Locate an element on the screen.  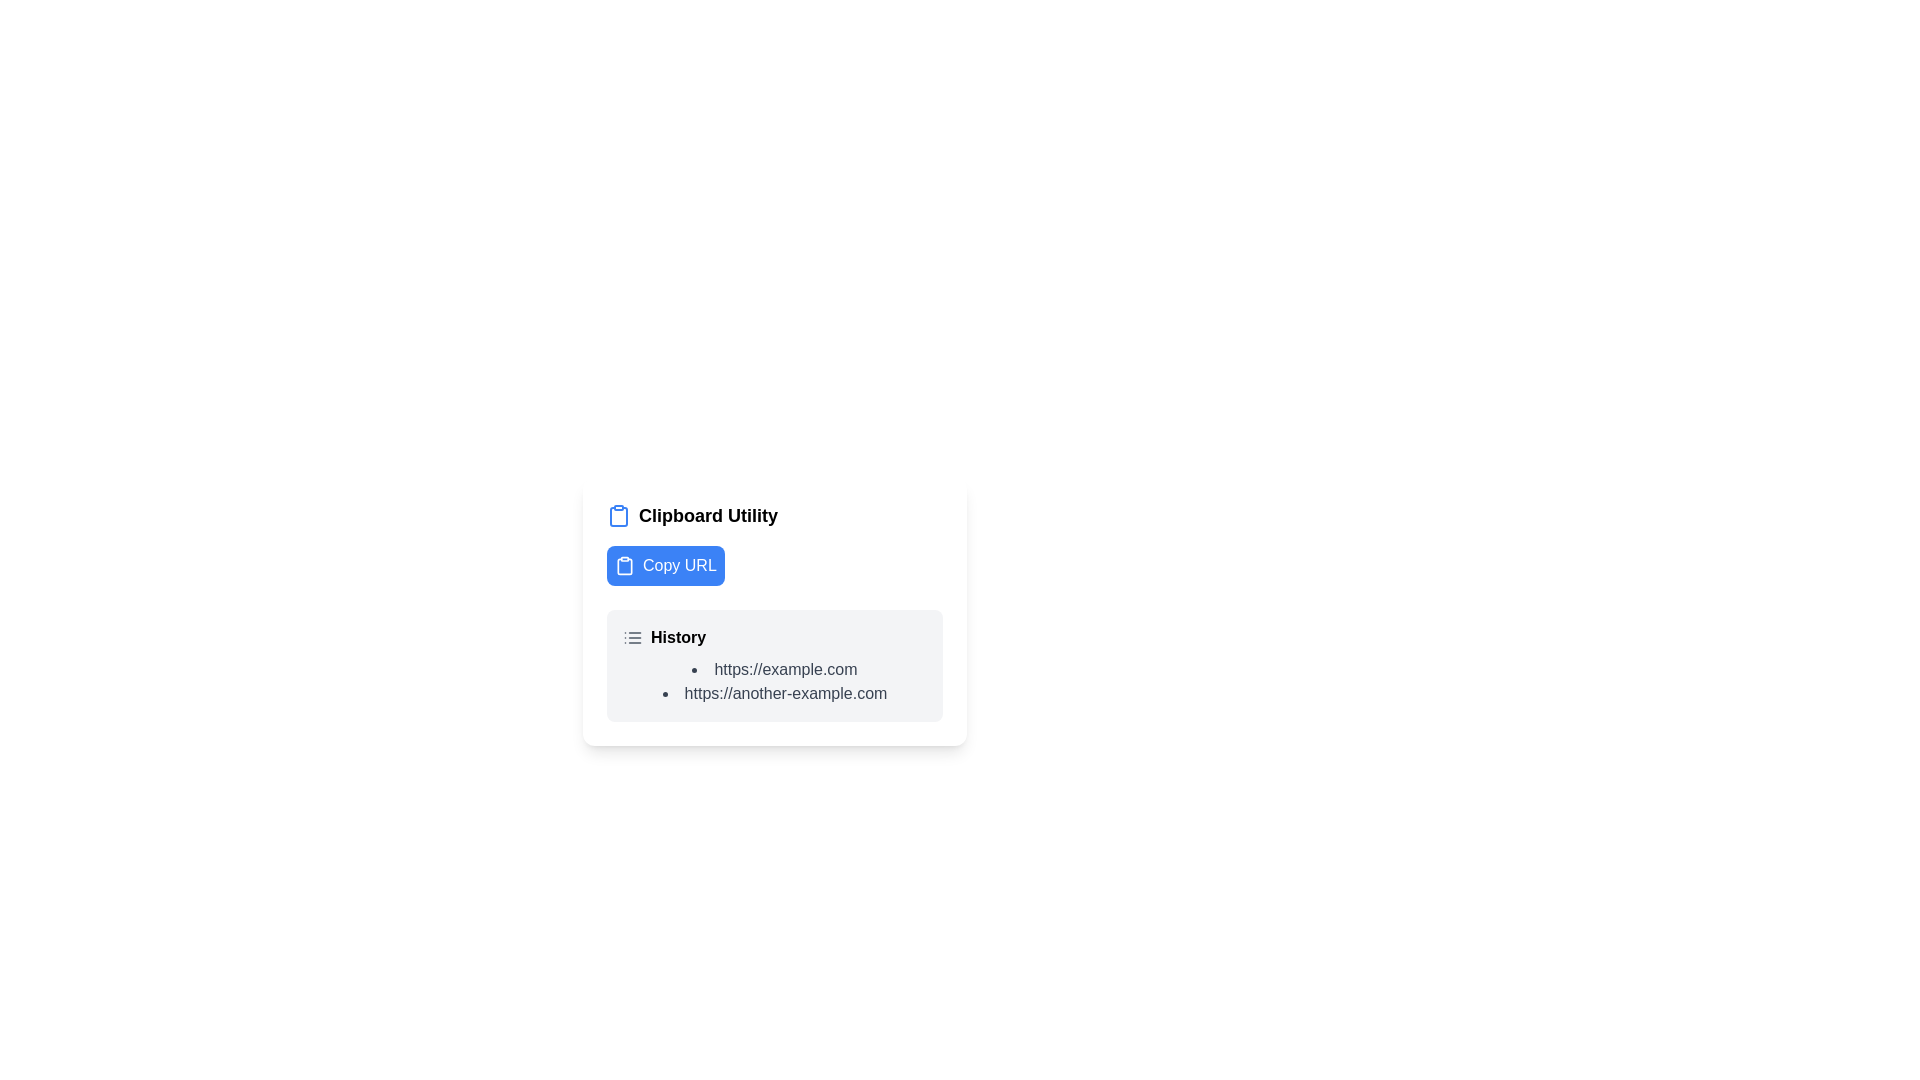
the second URL item in the Bulleted List located under the 'History' section of the 'Clipboard Utility' is located at coordinates (773, 681).